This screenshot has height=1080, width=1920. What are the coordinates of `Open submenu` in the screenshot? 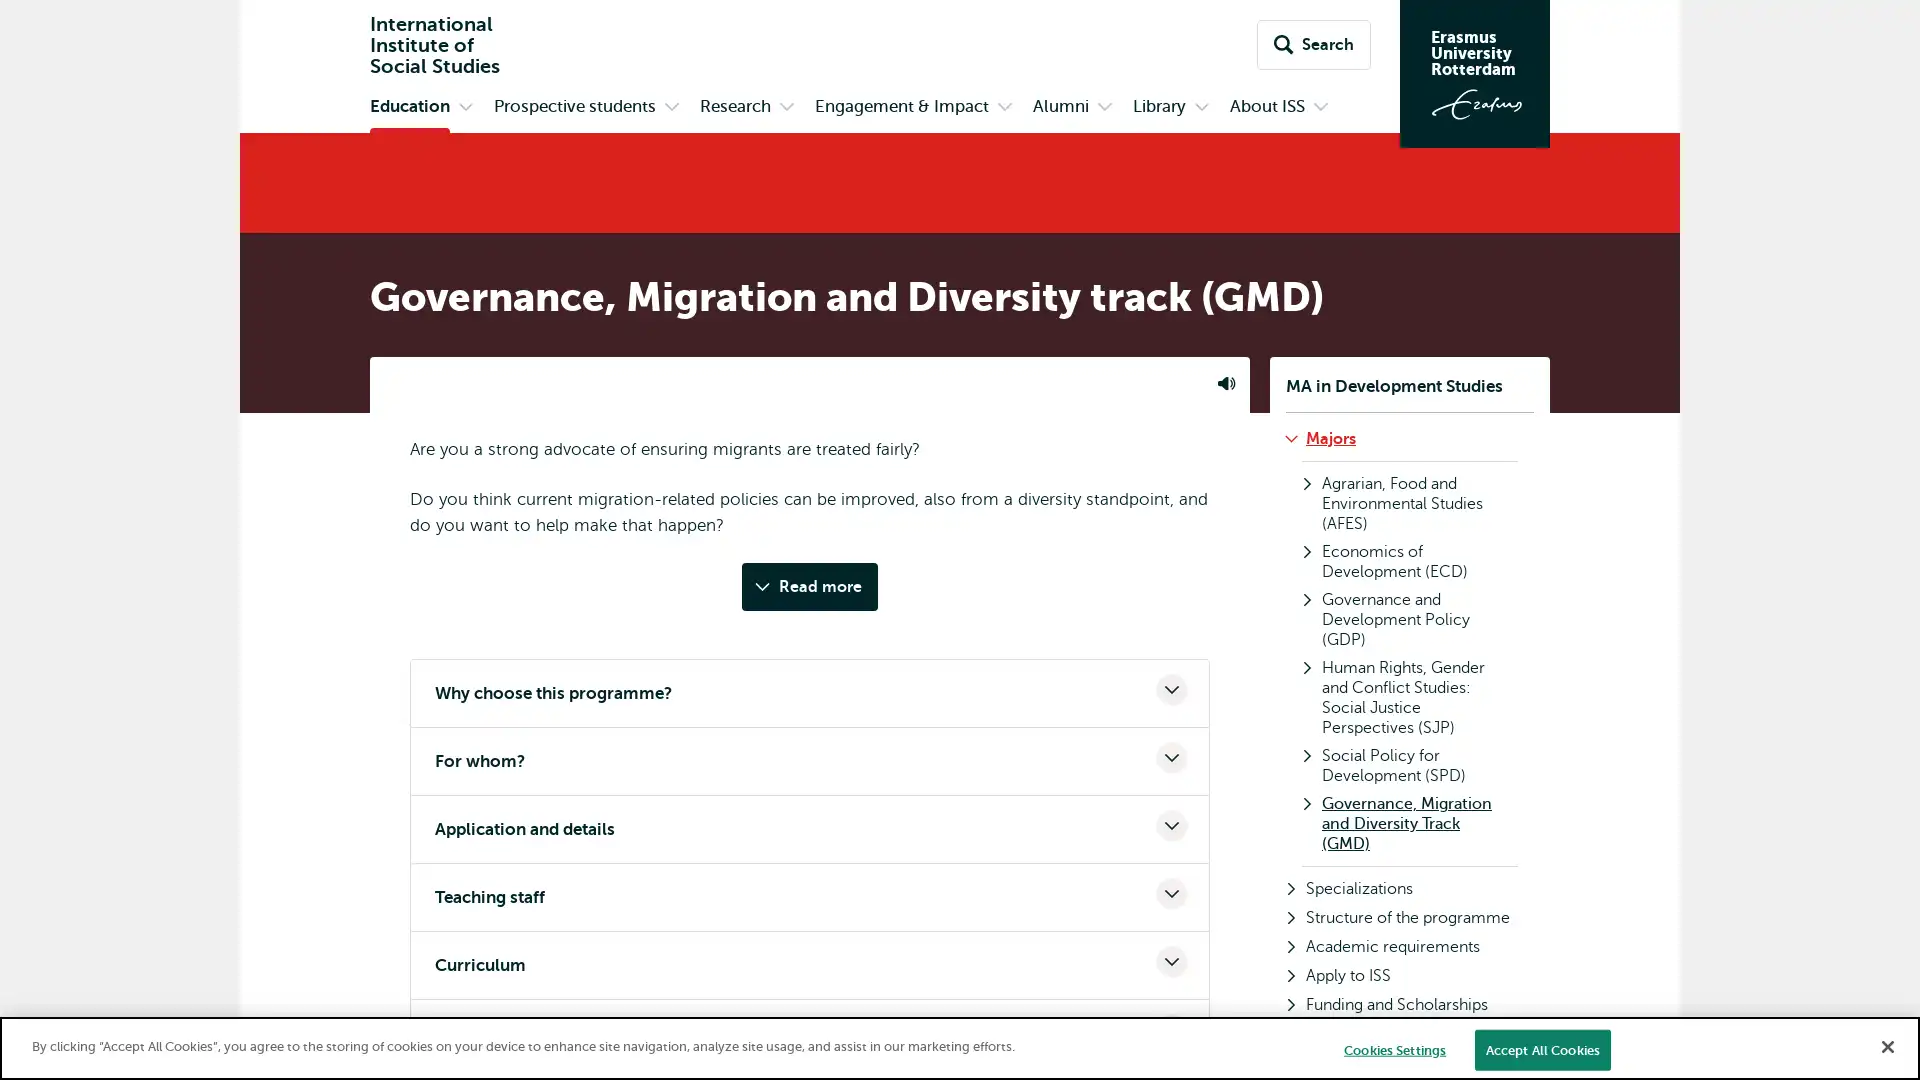 It's located at (1103, 108).